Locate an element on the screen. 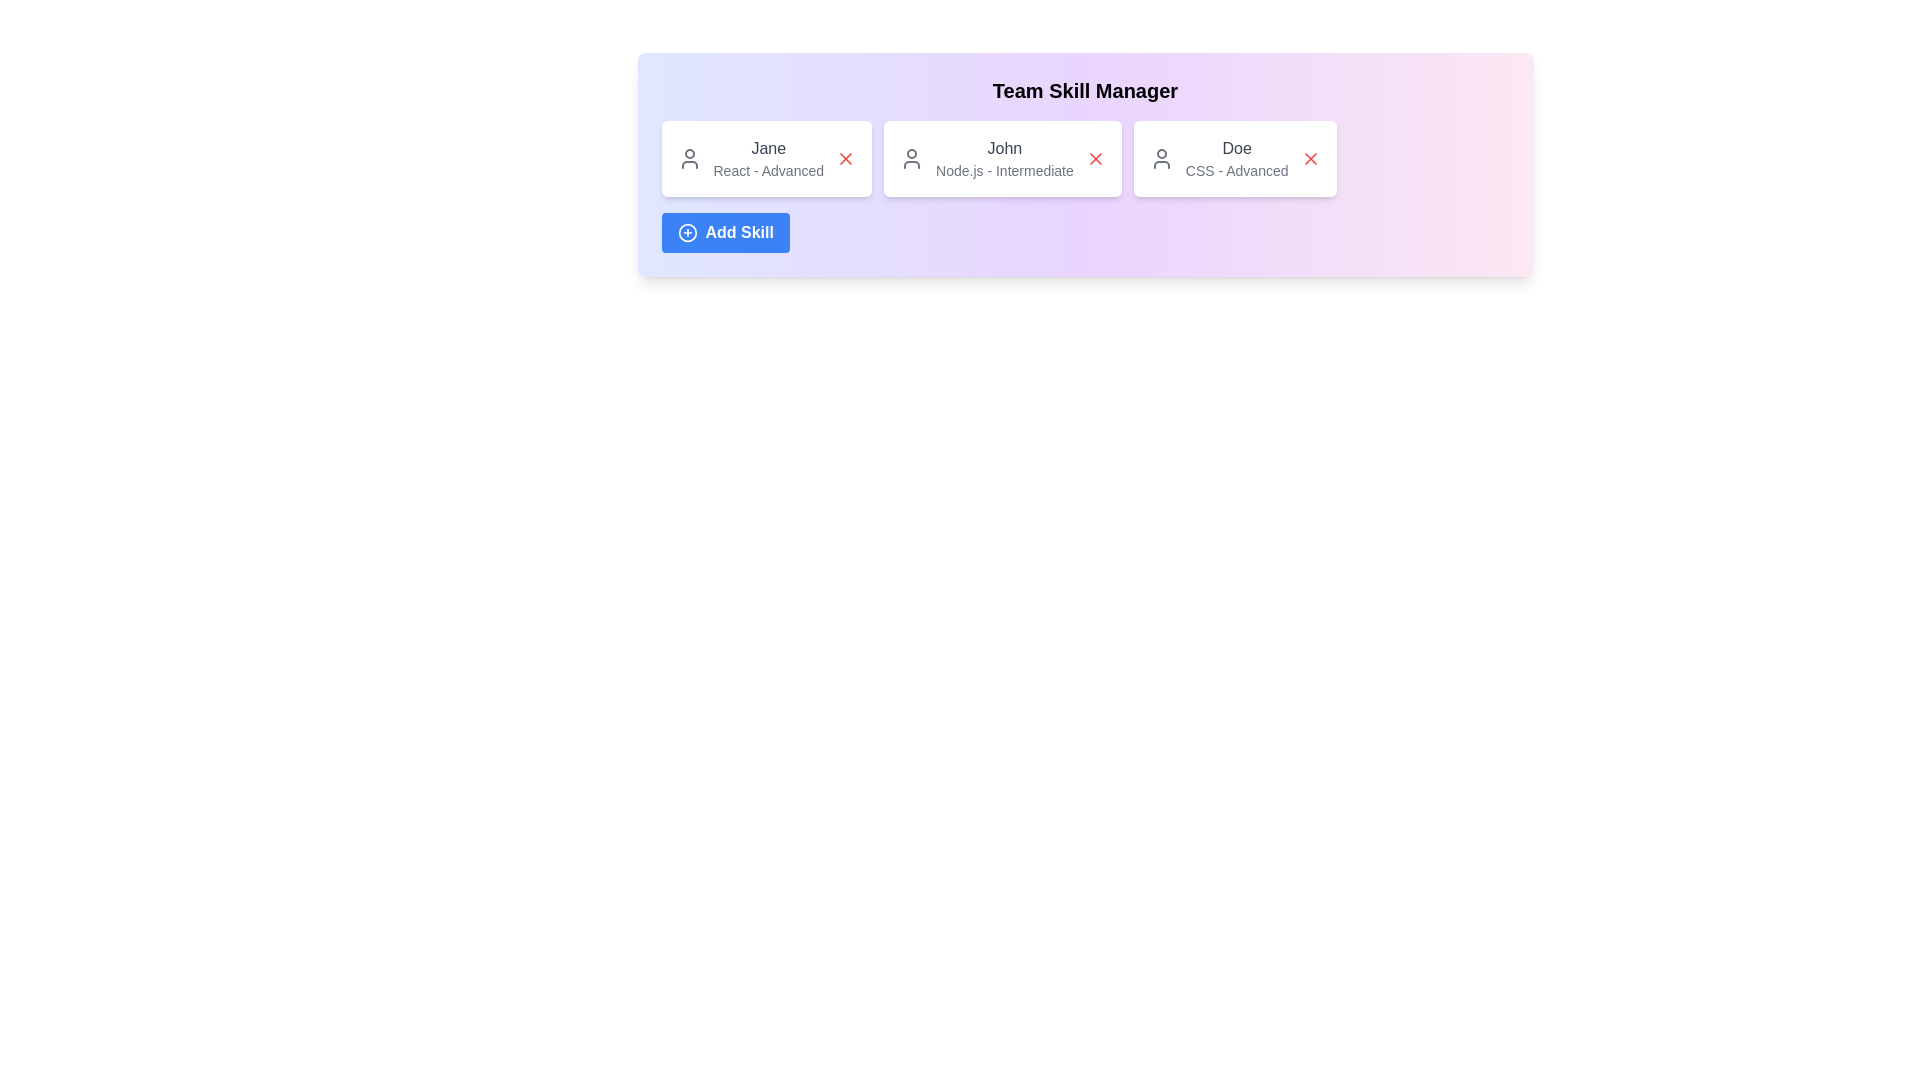 The width and height of the screenshot is (1920, 1080). 'Add Skill' button to add a new skill entry is located at coordinates (723, 231).